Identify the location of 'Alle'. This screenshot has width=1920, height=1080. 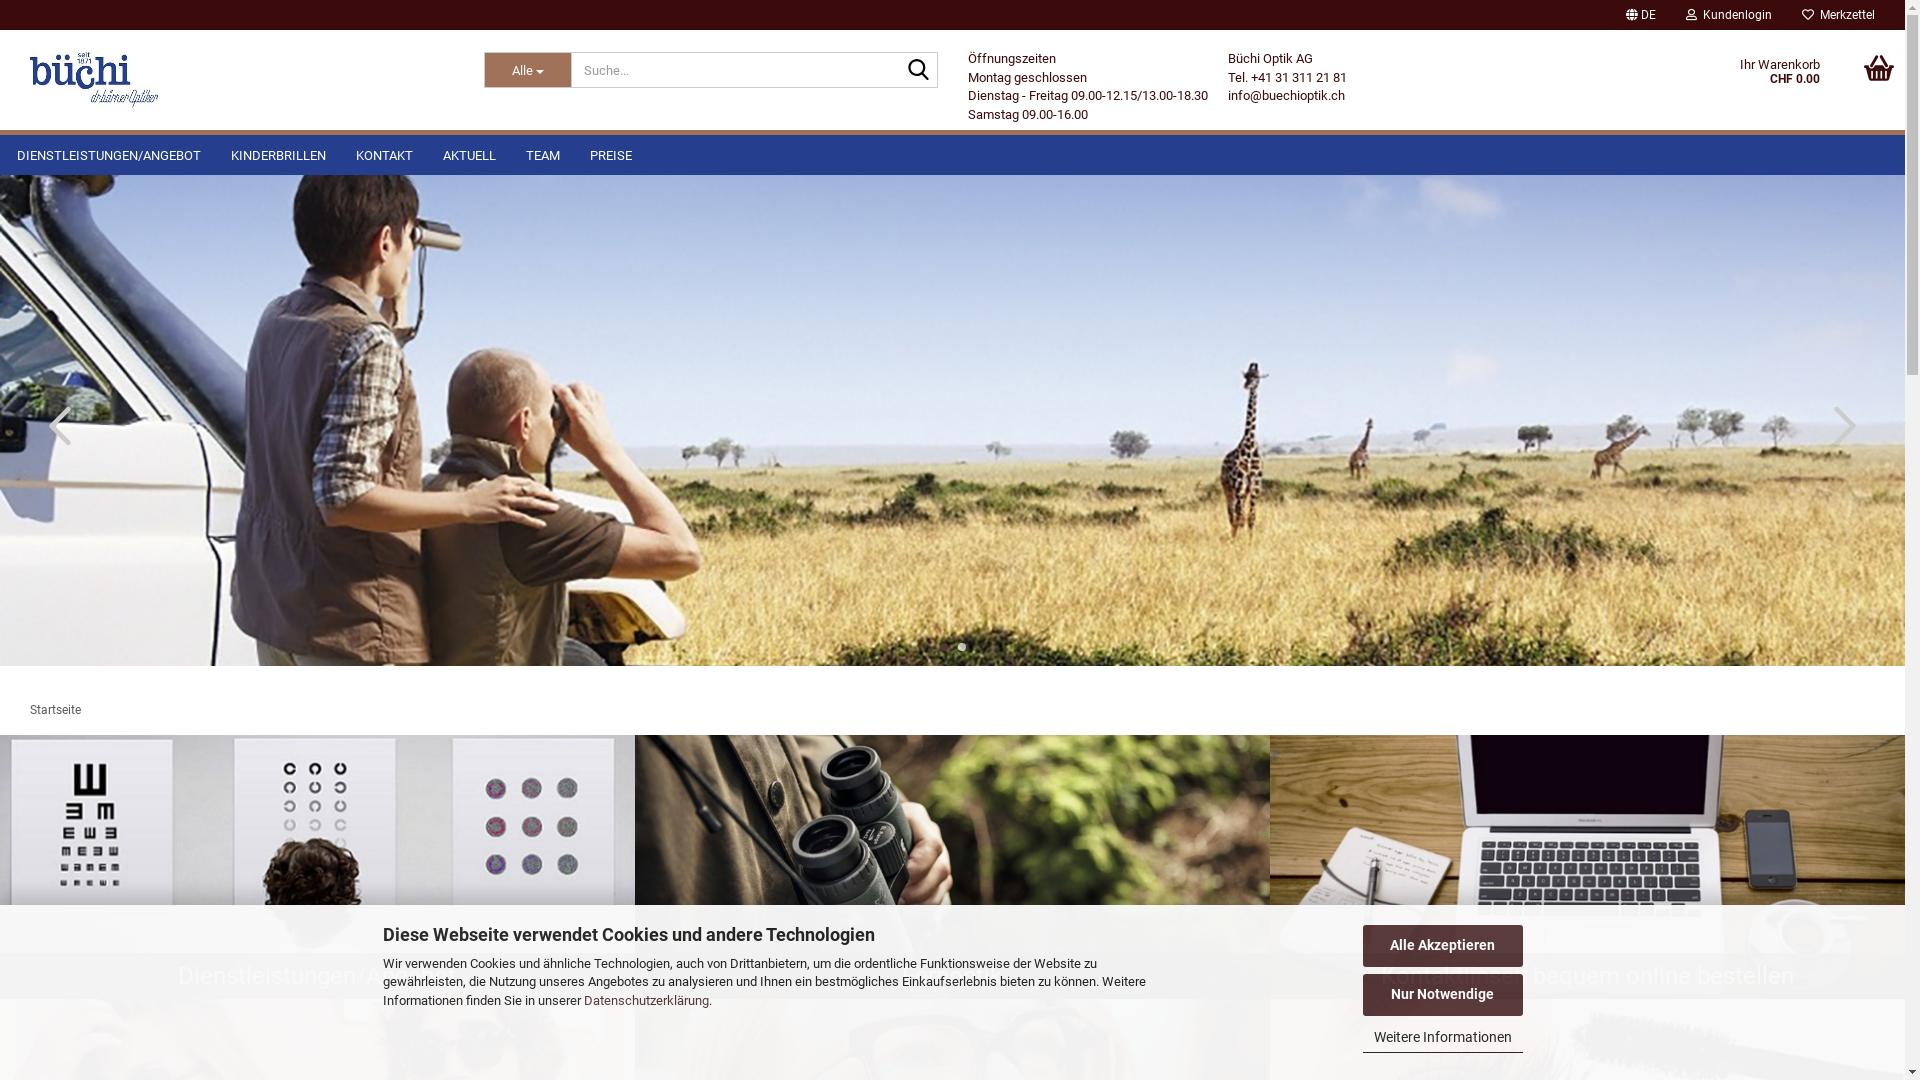
(528, 68).